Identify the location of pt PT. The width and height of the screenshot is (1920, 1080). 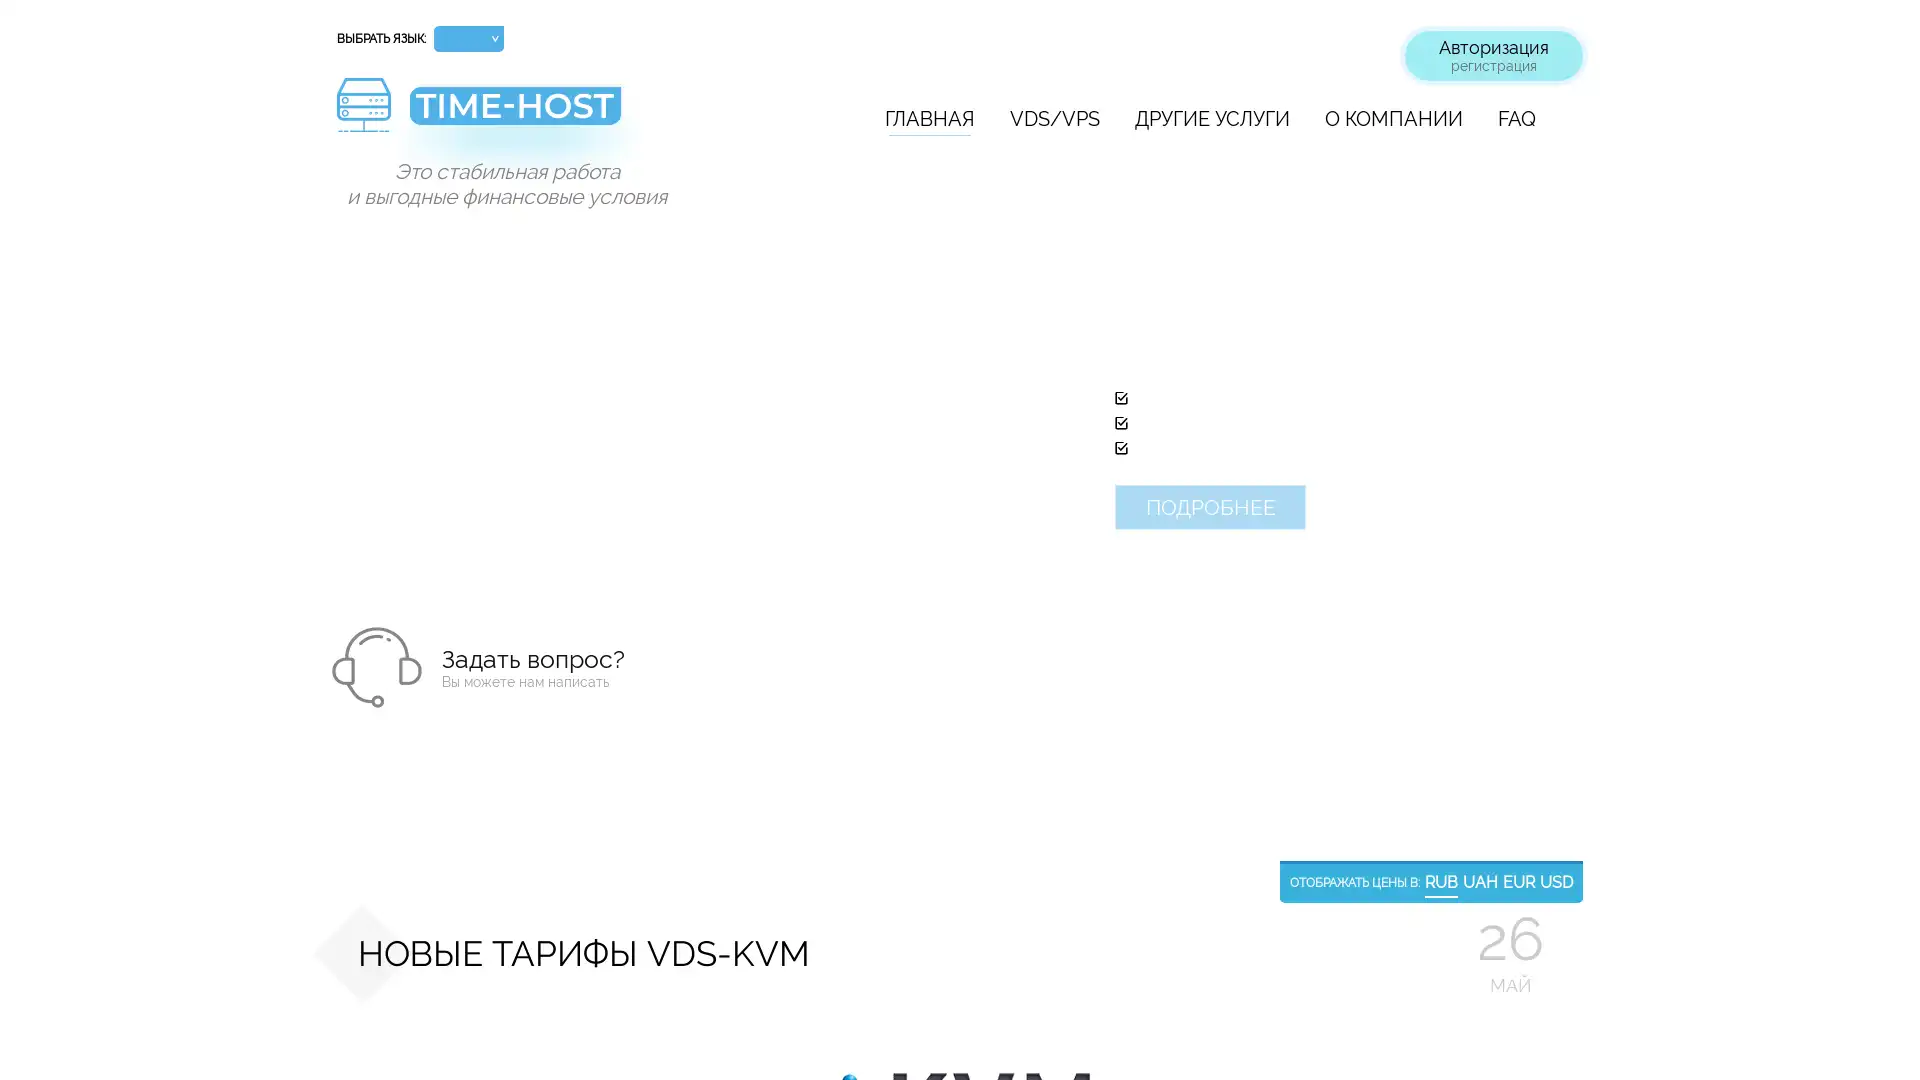
(468, 168).